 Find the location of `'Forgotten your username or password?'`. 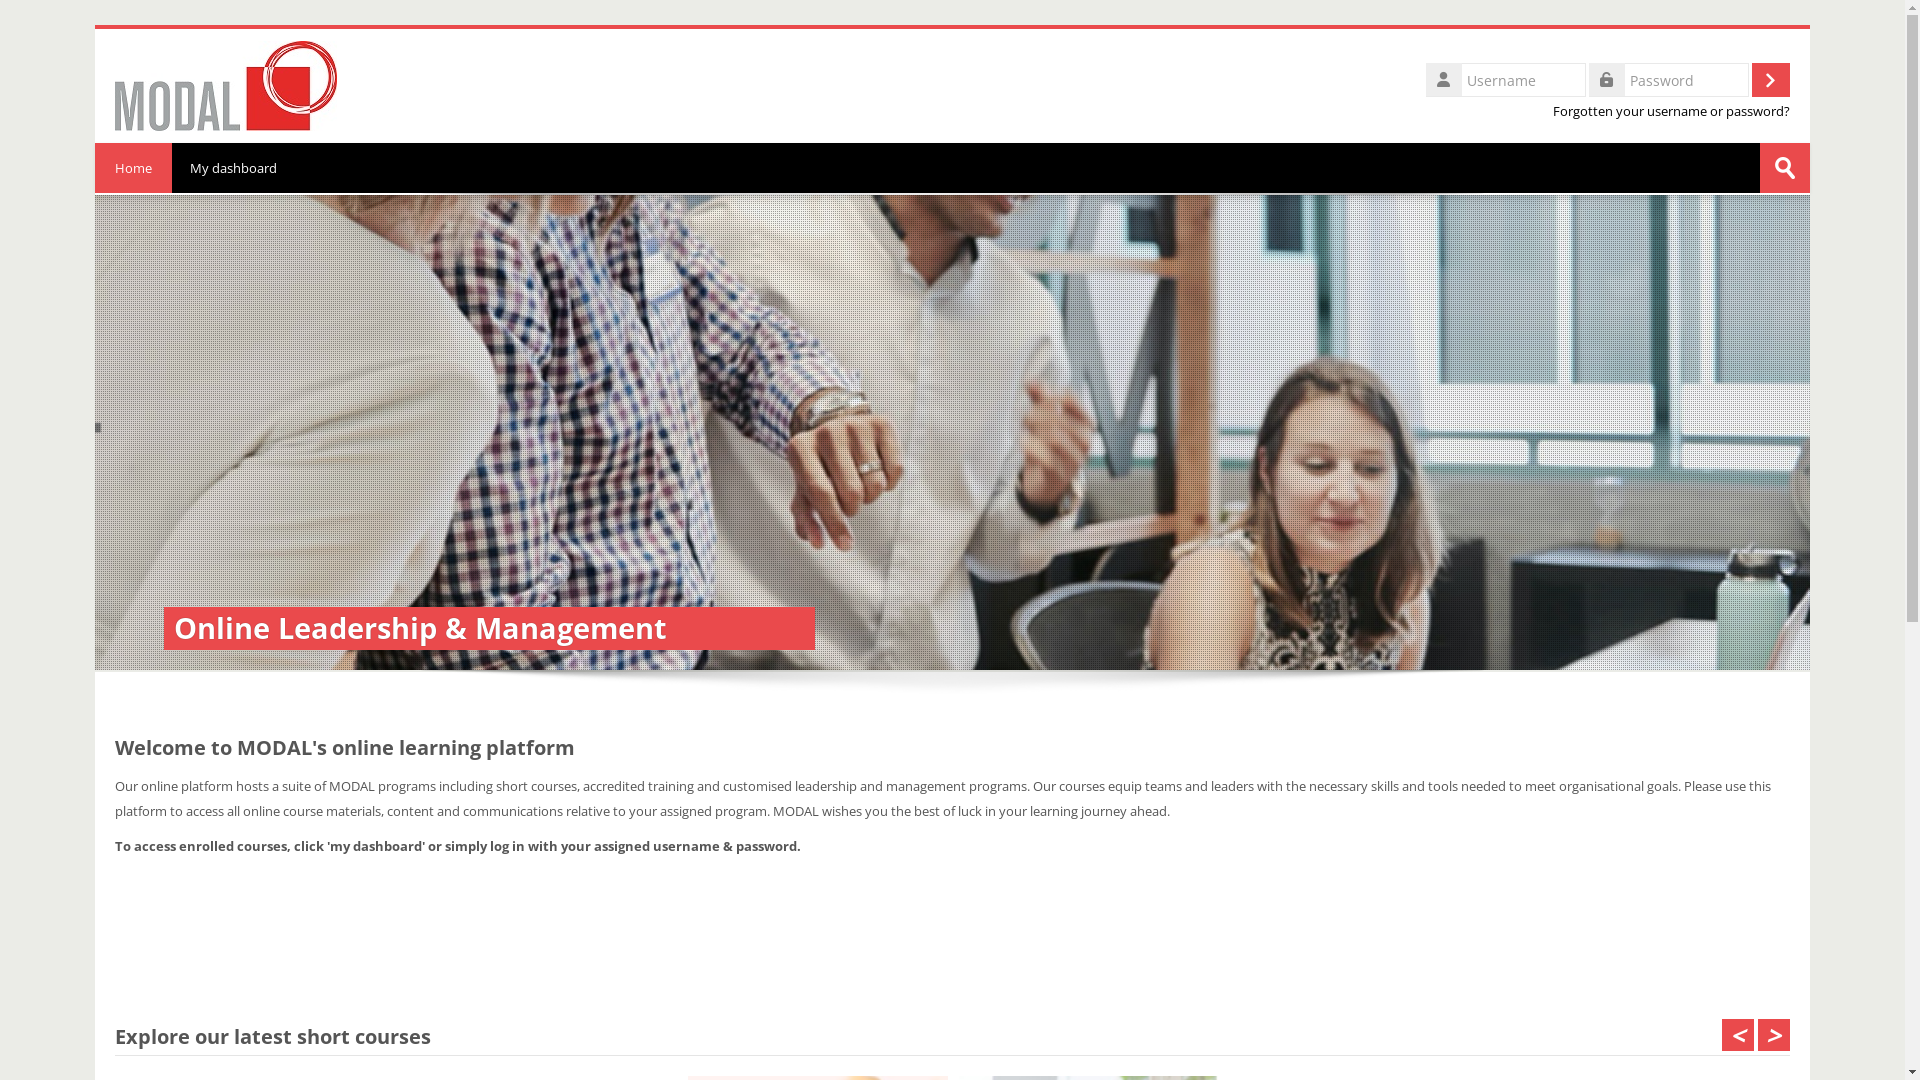

'Forgotten your username or password?' is located at coordinates (1671, 111).